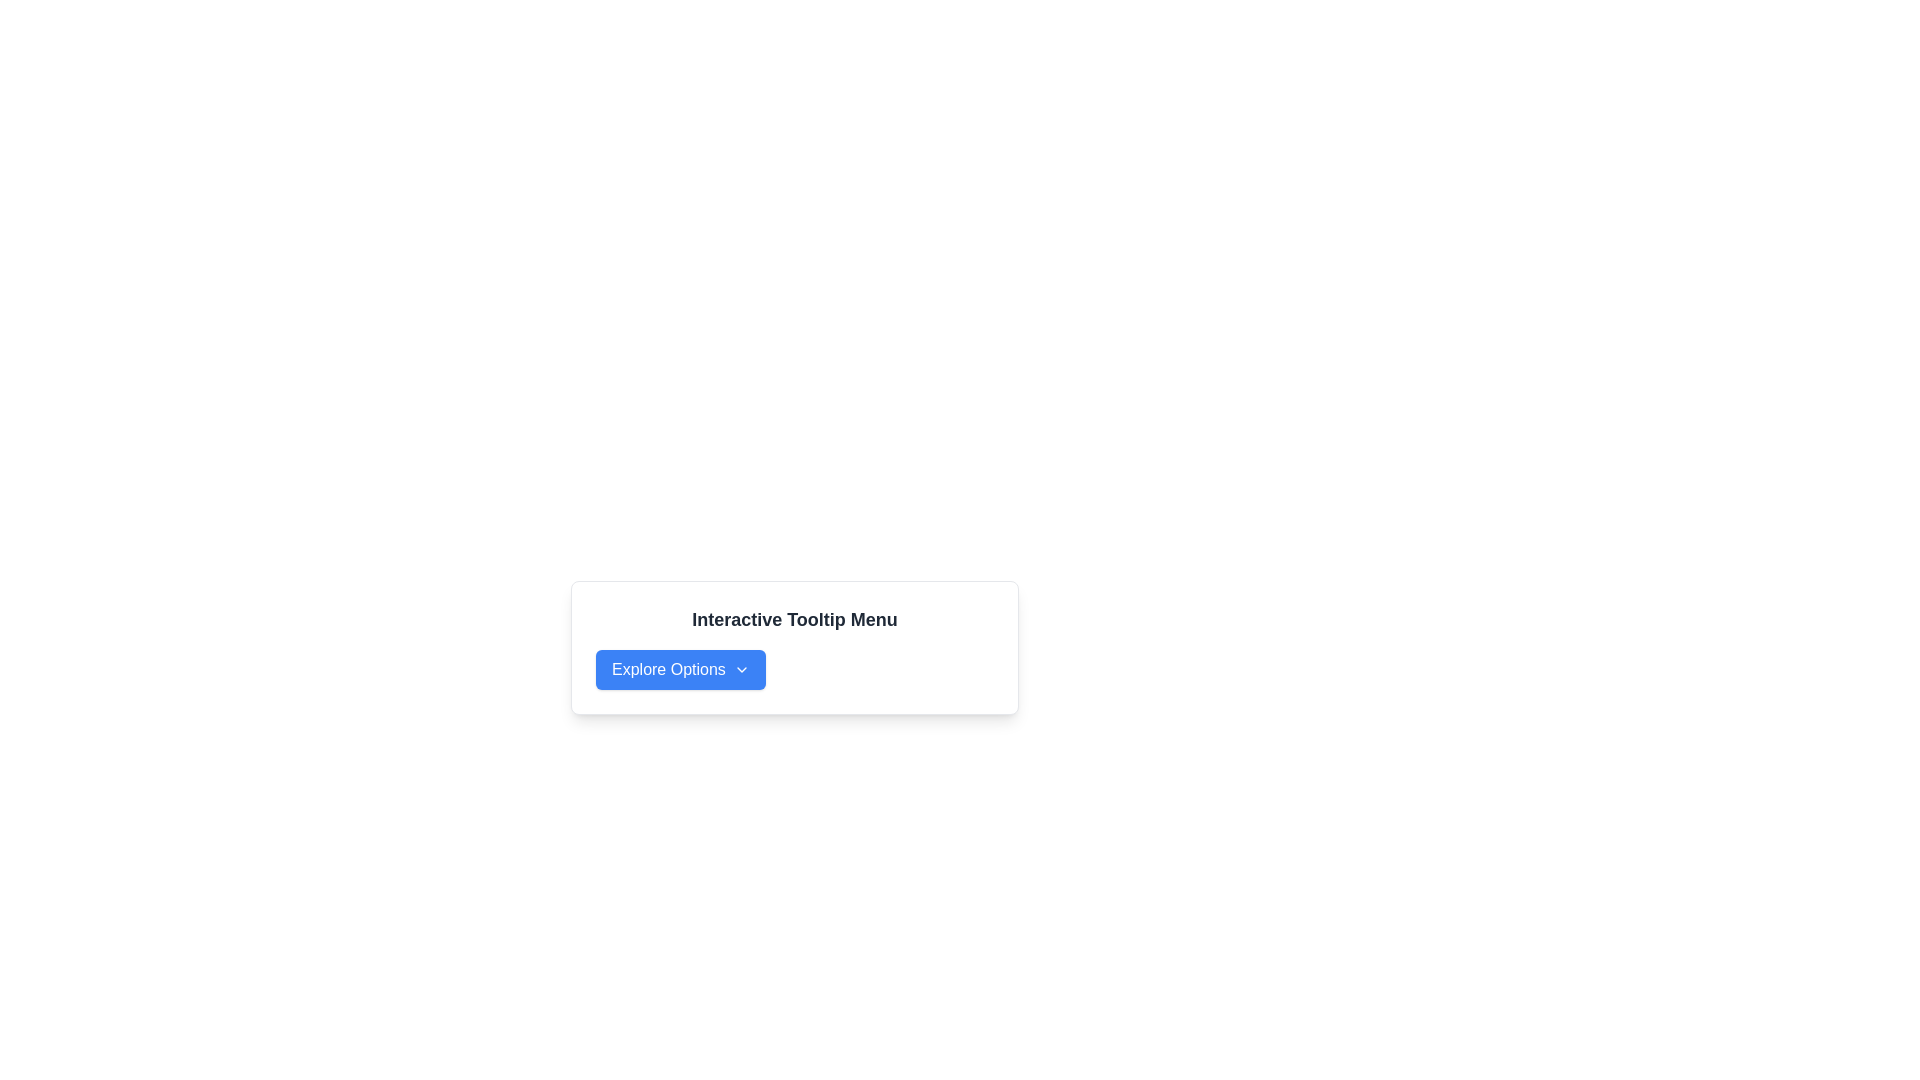 The width and height of the screenshot is (1920, 1080). What do you see at coordinates (680, 670) in the screenshot?
I see `the 'Explore Options' dropdown button located beneath the 'Interactive Tooltip Menu' heading by` at bounding box center [680, 670].